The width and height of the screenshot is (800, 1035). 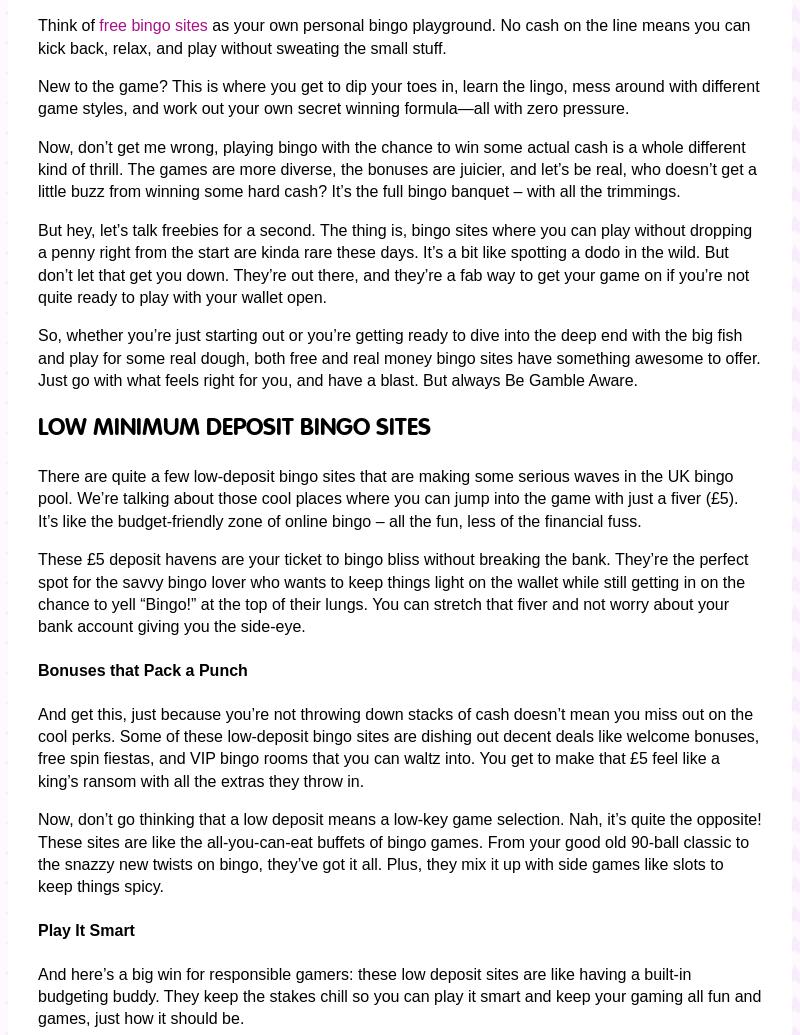 What do you see at coordinates (68, 25) in the screenshot?
I see `'Think of'` at bounding box center [68, 25].